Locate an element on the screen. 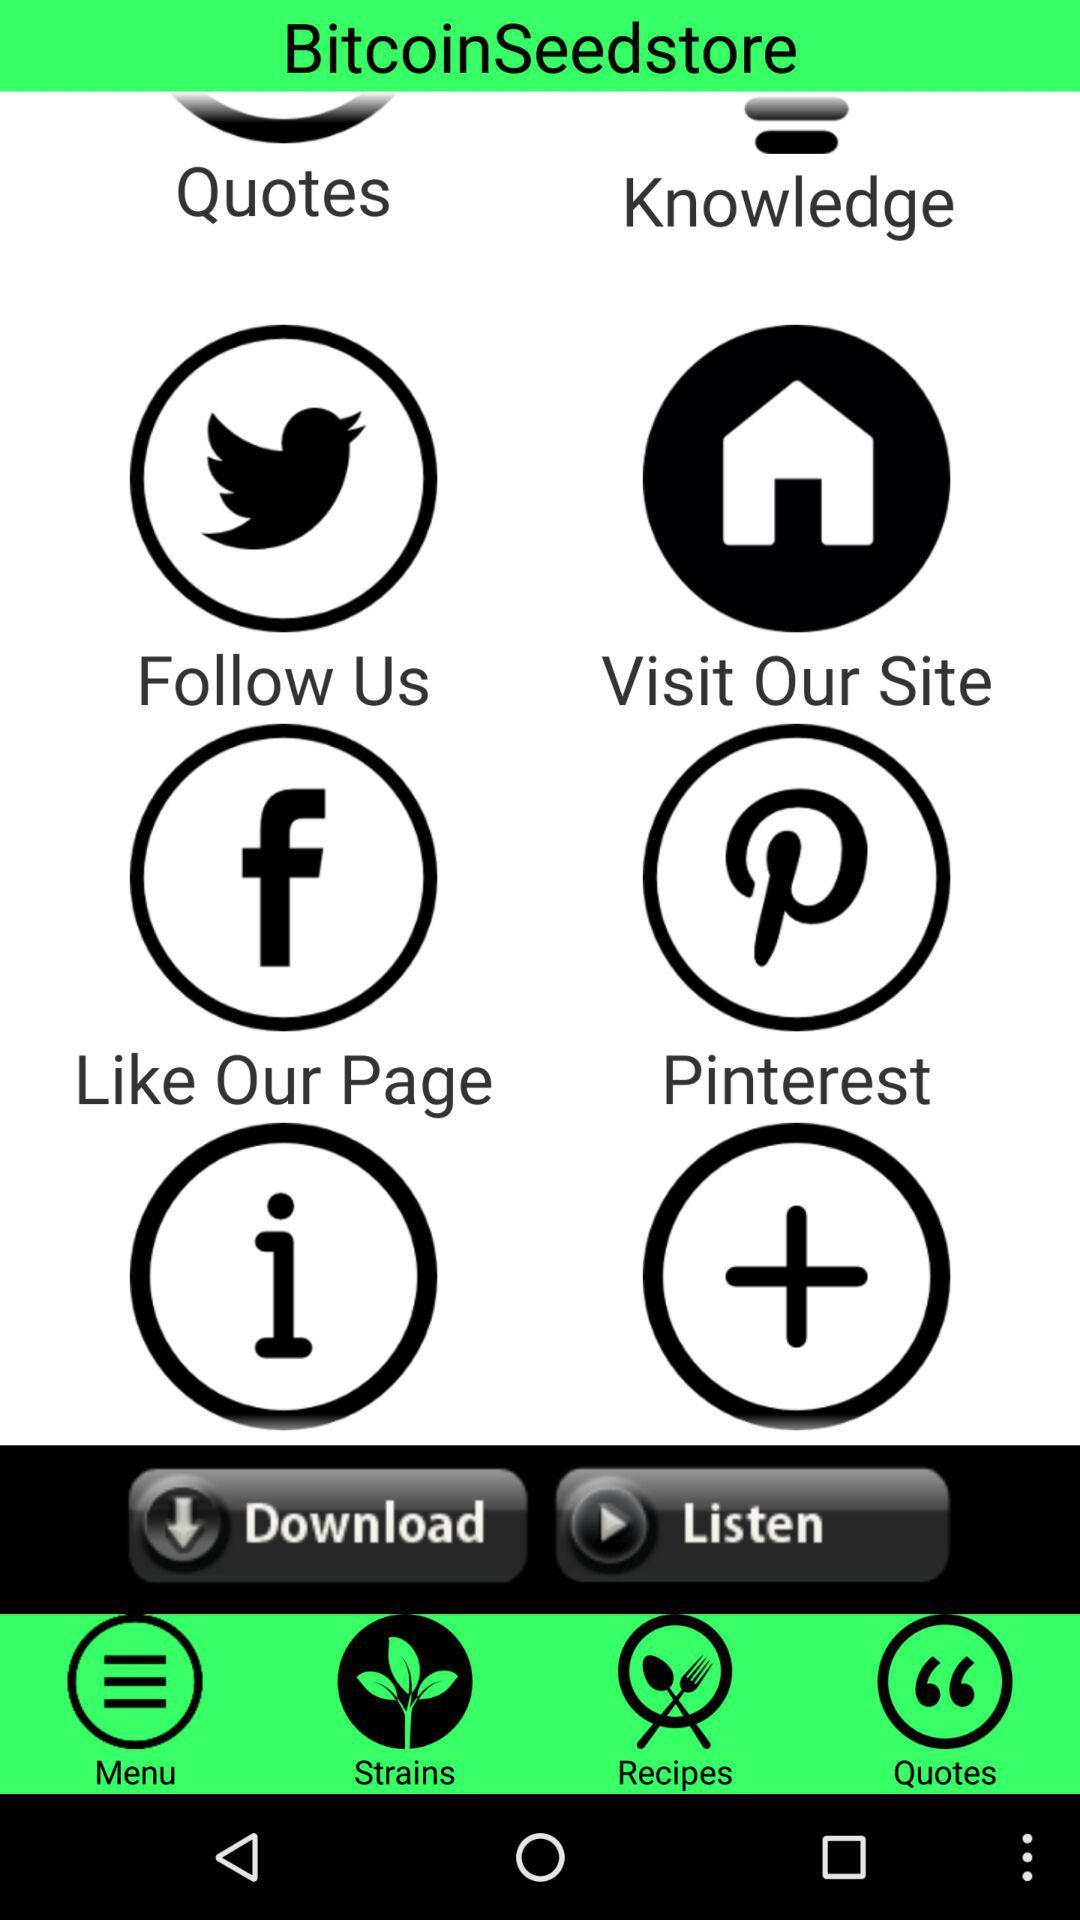  twitter follow is located at coordinates (283, 477).